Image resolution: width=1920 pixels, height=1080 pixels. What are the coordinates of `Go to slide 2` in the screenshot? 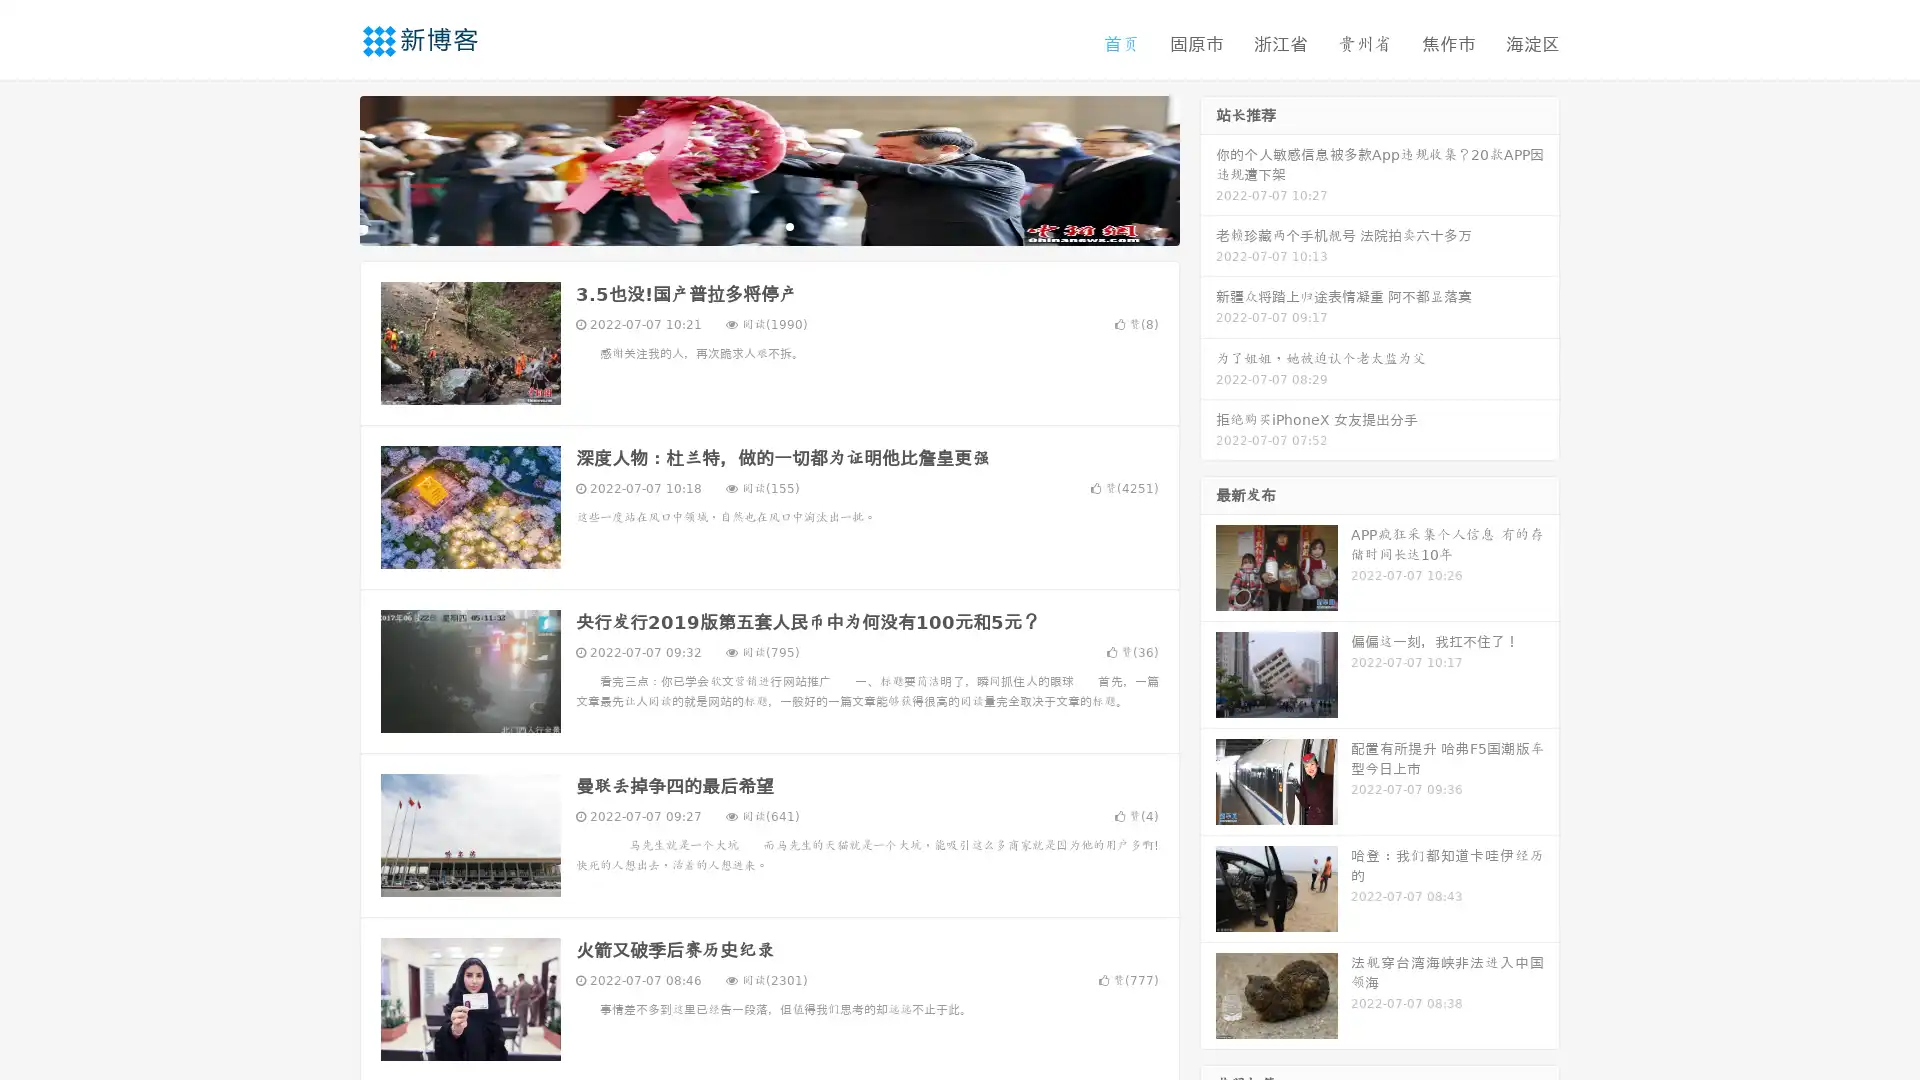 It's located at (768, 225).